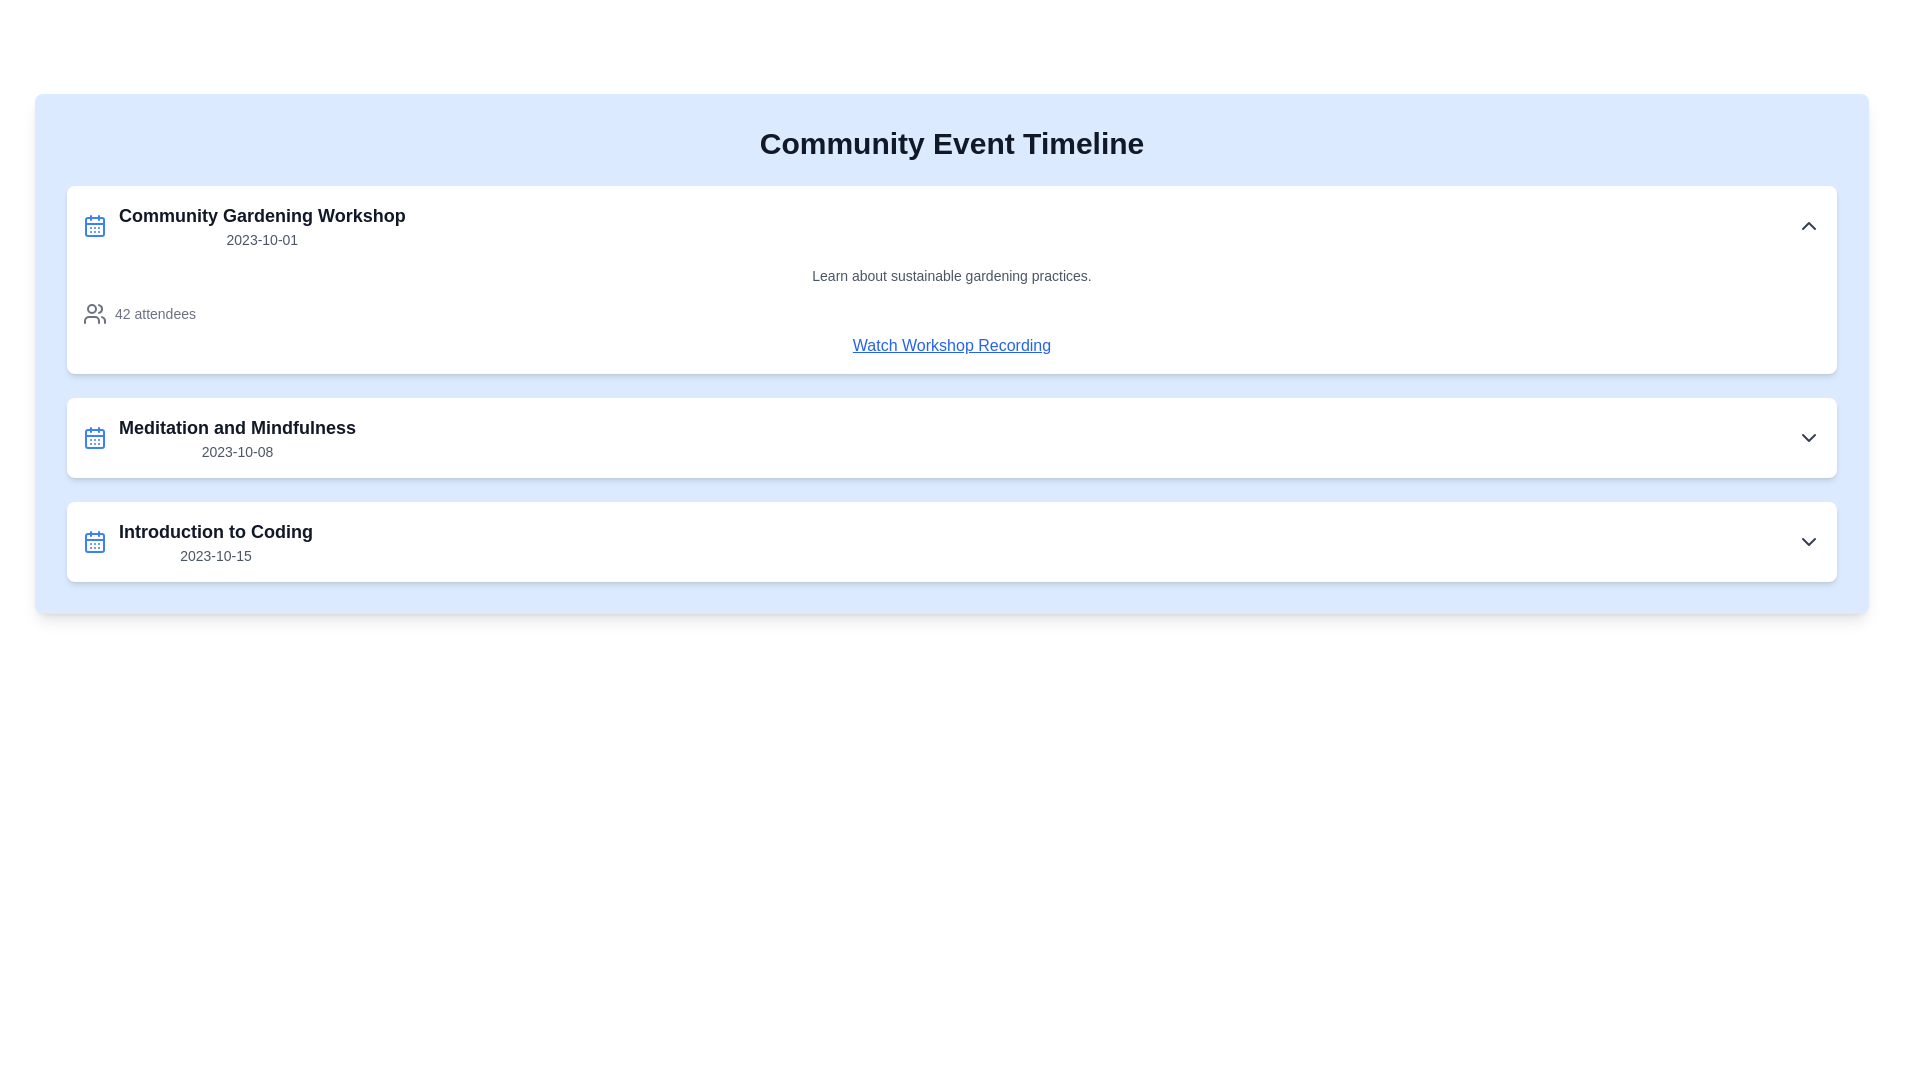 The width and height of the screenshot is (1920, 1080). What do you see at coordinates (950, 437) in the screenshot?
I see `the down arrow on the second expandable event card located in the 'Community Event Timeline' section` at bounding box center [950, 437].